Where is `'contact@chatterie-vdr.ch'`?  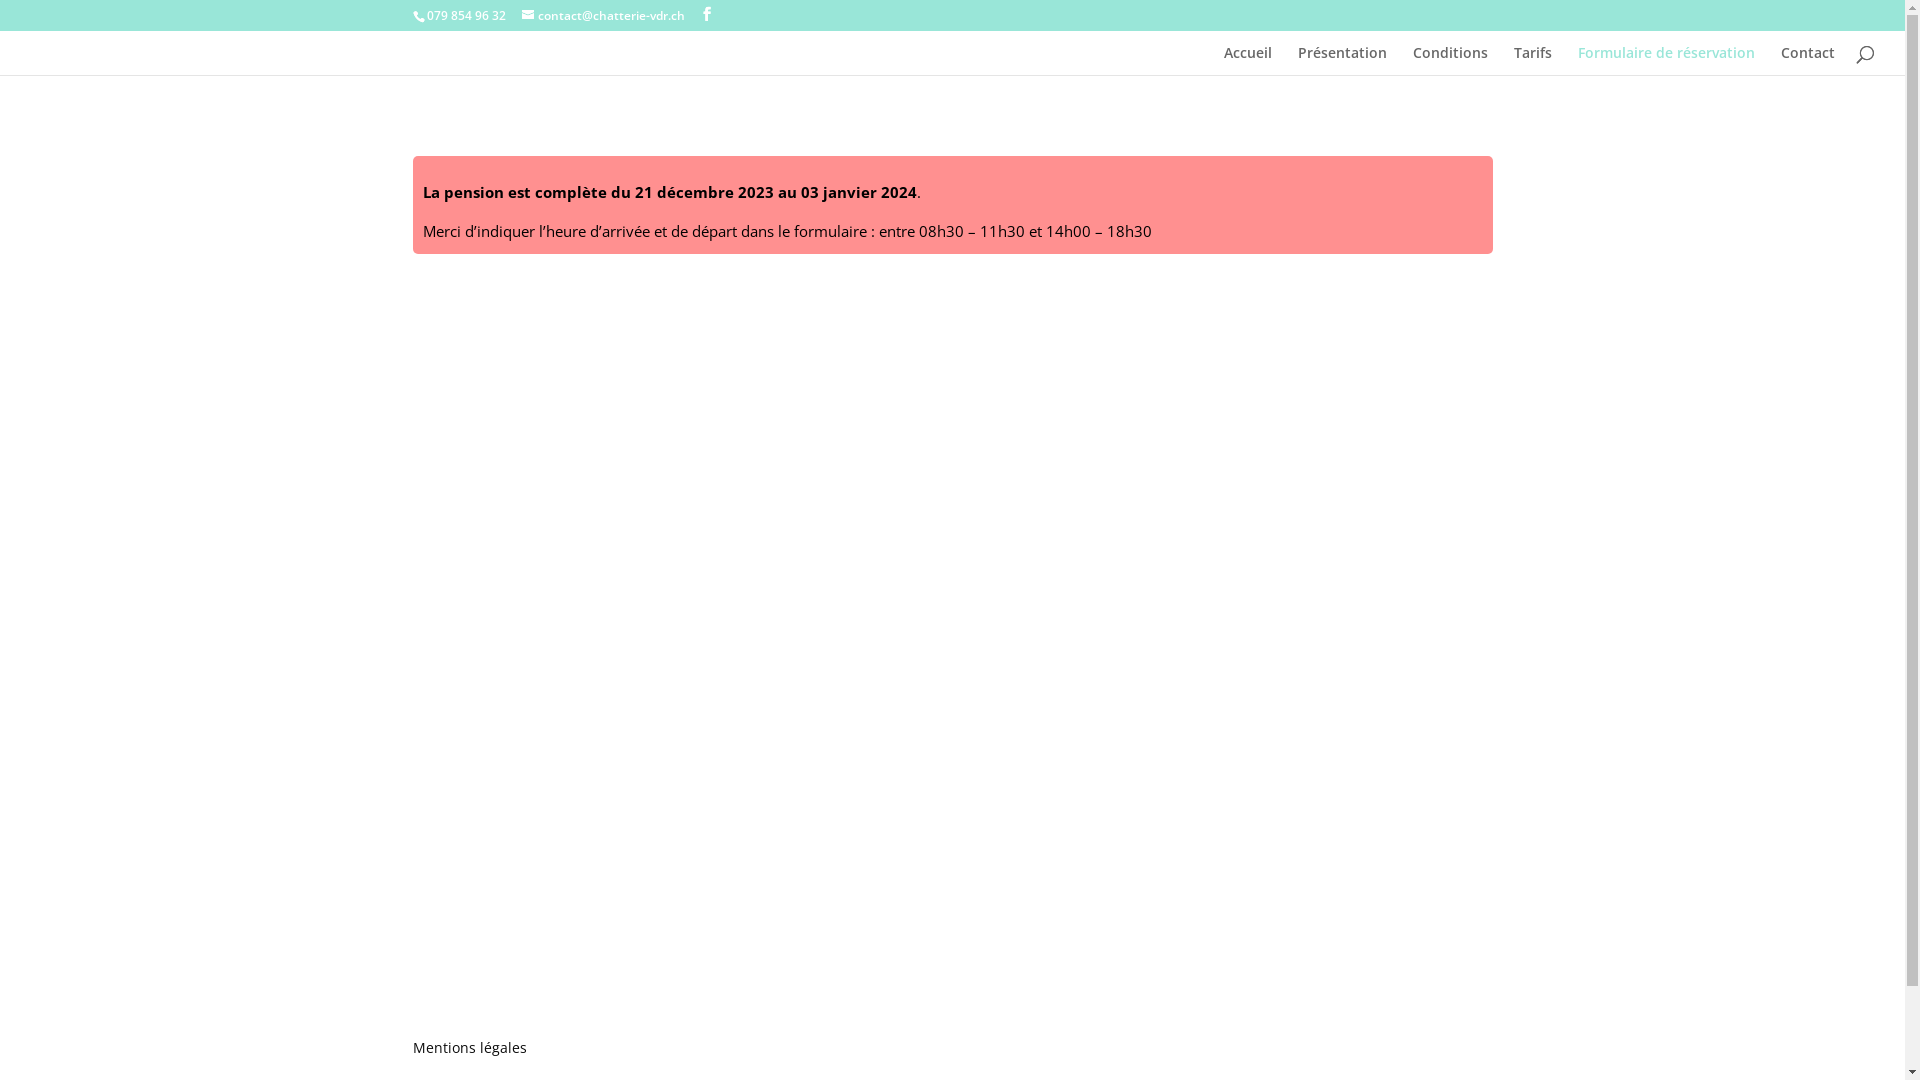 'contact@chatterie-vdr.ch' is located at coordinates (602, 15).